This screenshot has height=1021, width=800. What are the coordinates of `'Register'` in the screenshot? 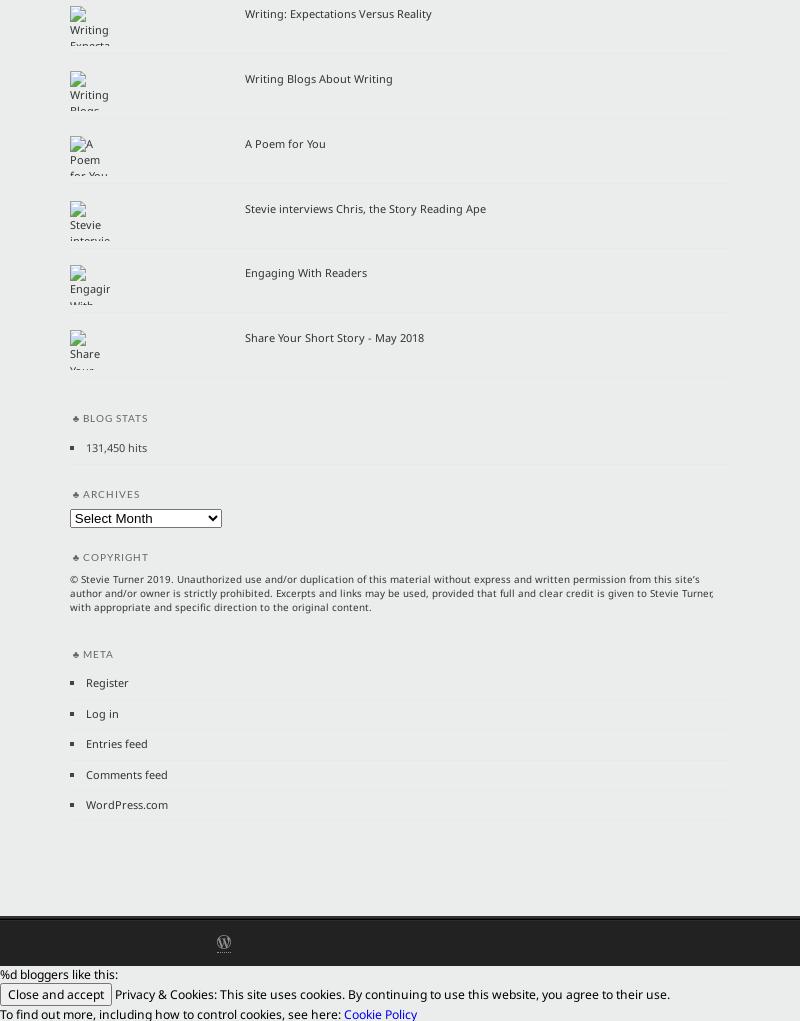 It's located at (105, 682).